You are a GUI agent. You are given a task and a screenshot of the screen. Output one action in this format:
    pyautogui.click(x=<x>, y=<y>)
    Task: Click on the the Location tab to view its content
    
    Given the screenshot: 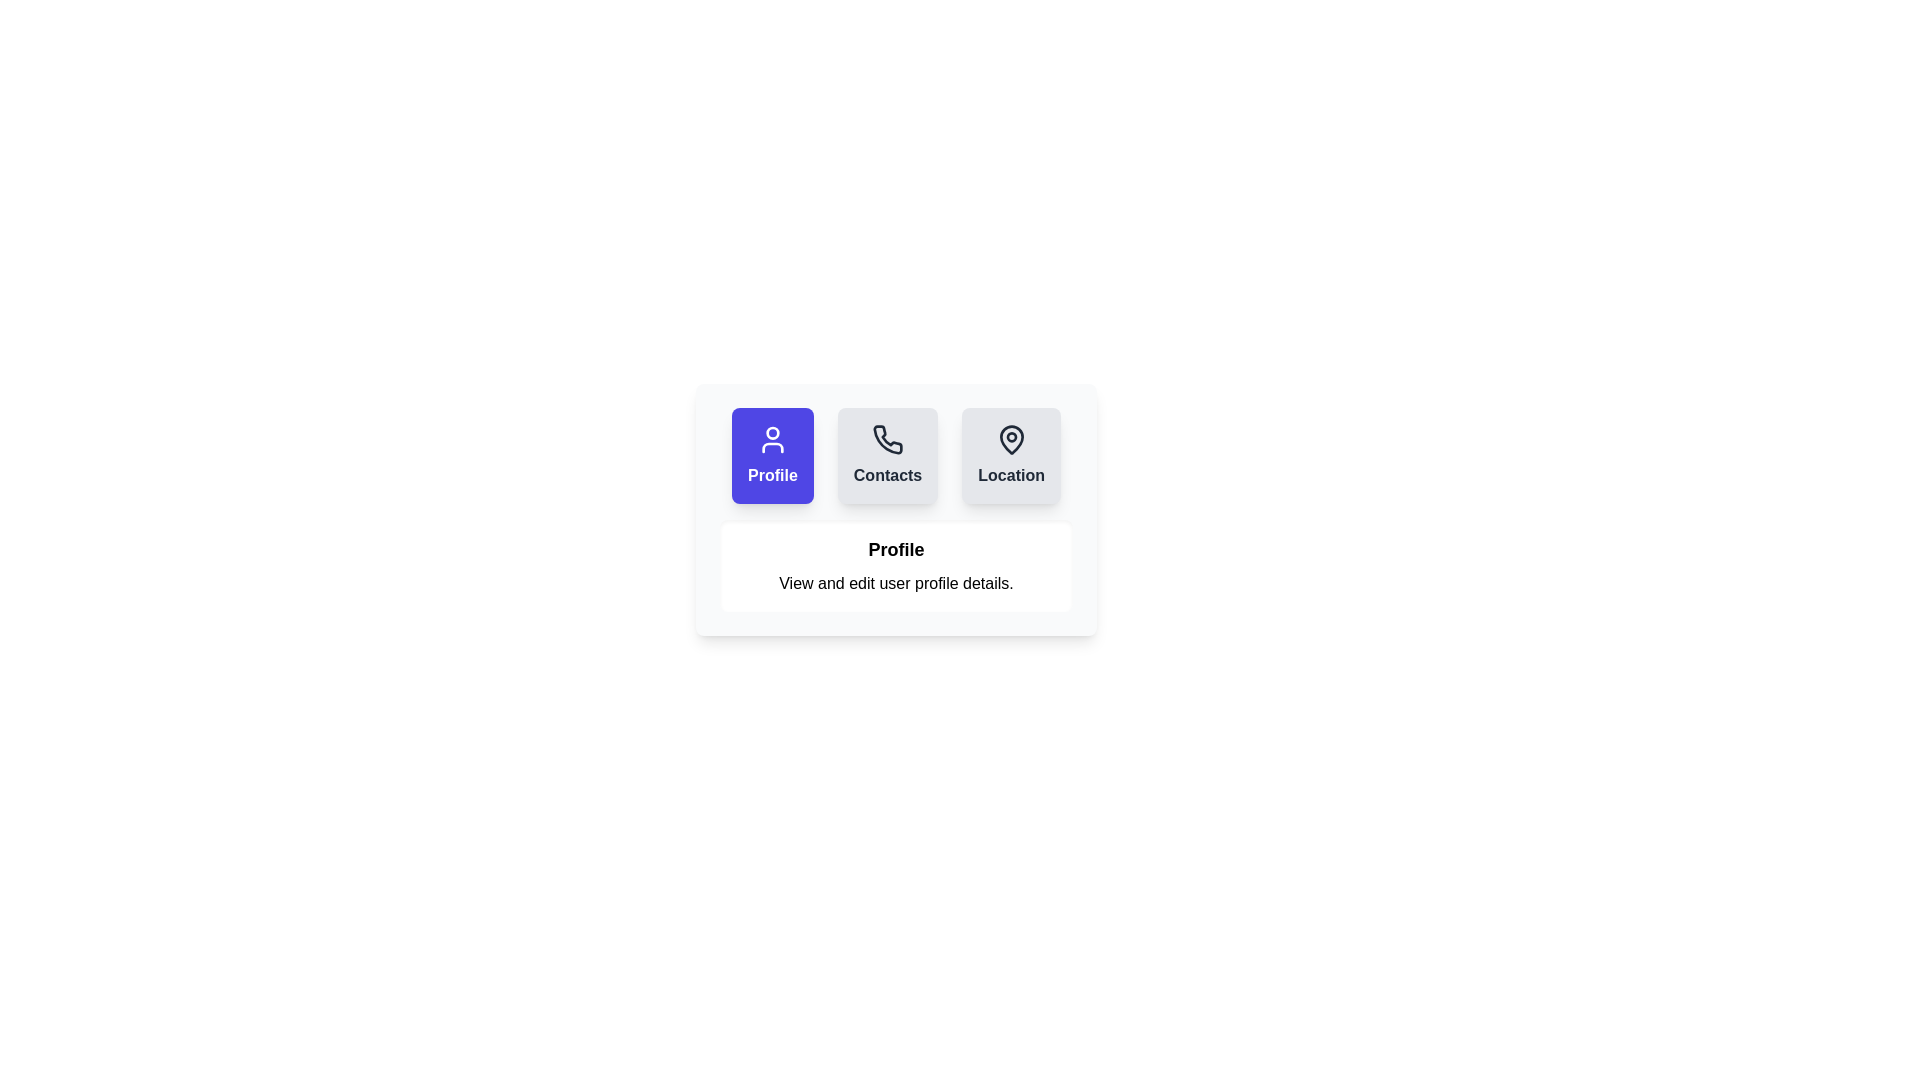 What is the action you would take?
    pyautogui.click(x=1012, y=455)
    